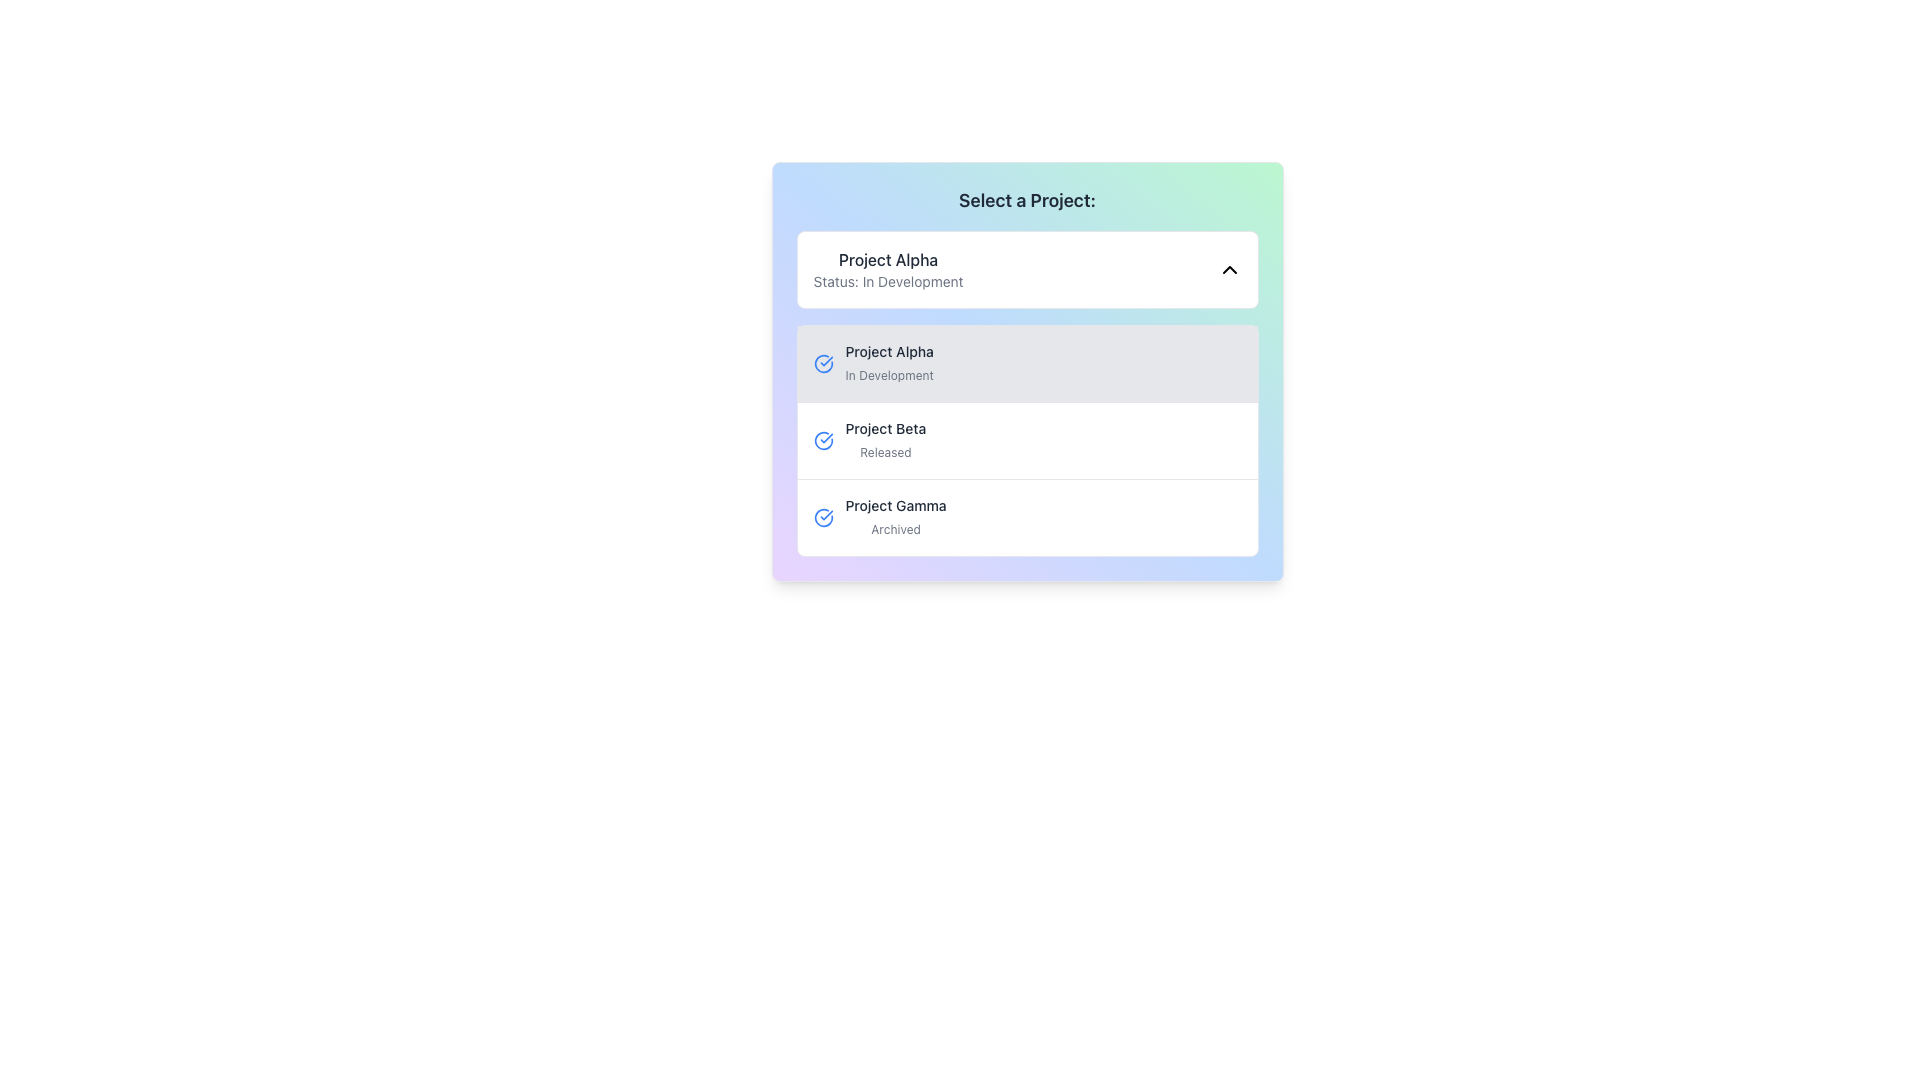 This screenshot has width=1920, height=1080. I want to click on the text display element showing 'Project Beta' in bold and 'Released' in gray, located in the second row of the dropdown menu titled 'Select a Project:', so click(884, 439).